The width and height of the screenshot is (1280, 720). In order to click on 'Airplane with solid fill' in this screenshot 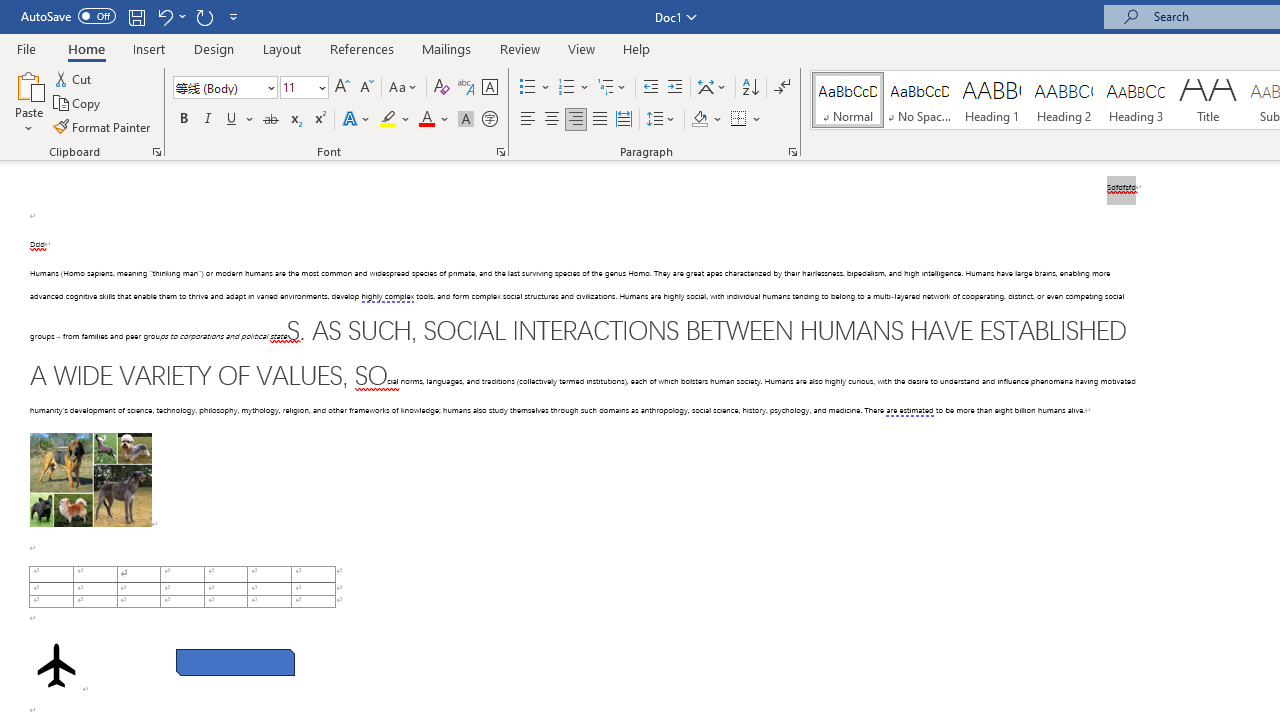, I will do `click(56, 665)`.